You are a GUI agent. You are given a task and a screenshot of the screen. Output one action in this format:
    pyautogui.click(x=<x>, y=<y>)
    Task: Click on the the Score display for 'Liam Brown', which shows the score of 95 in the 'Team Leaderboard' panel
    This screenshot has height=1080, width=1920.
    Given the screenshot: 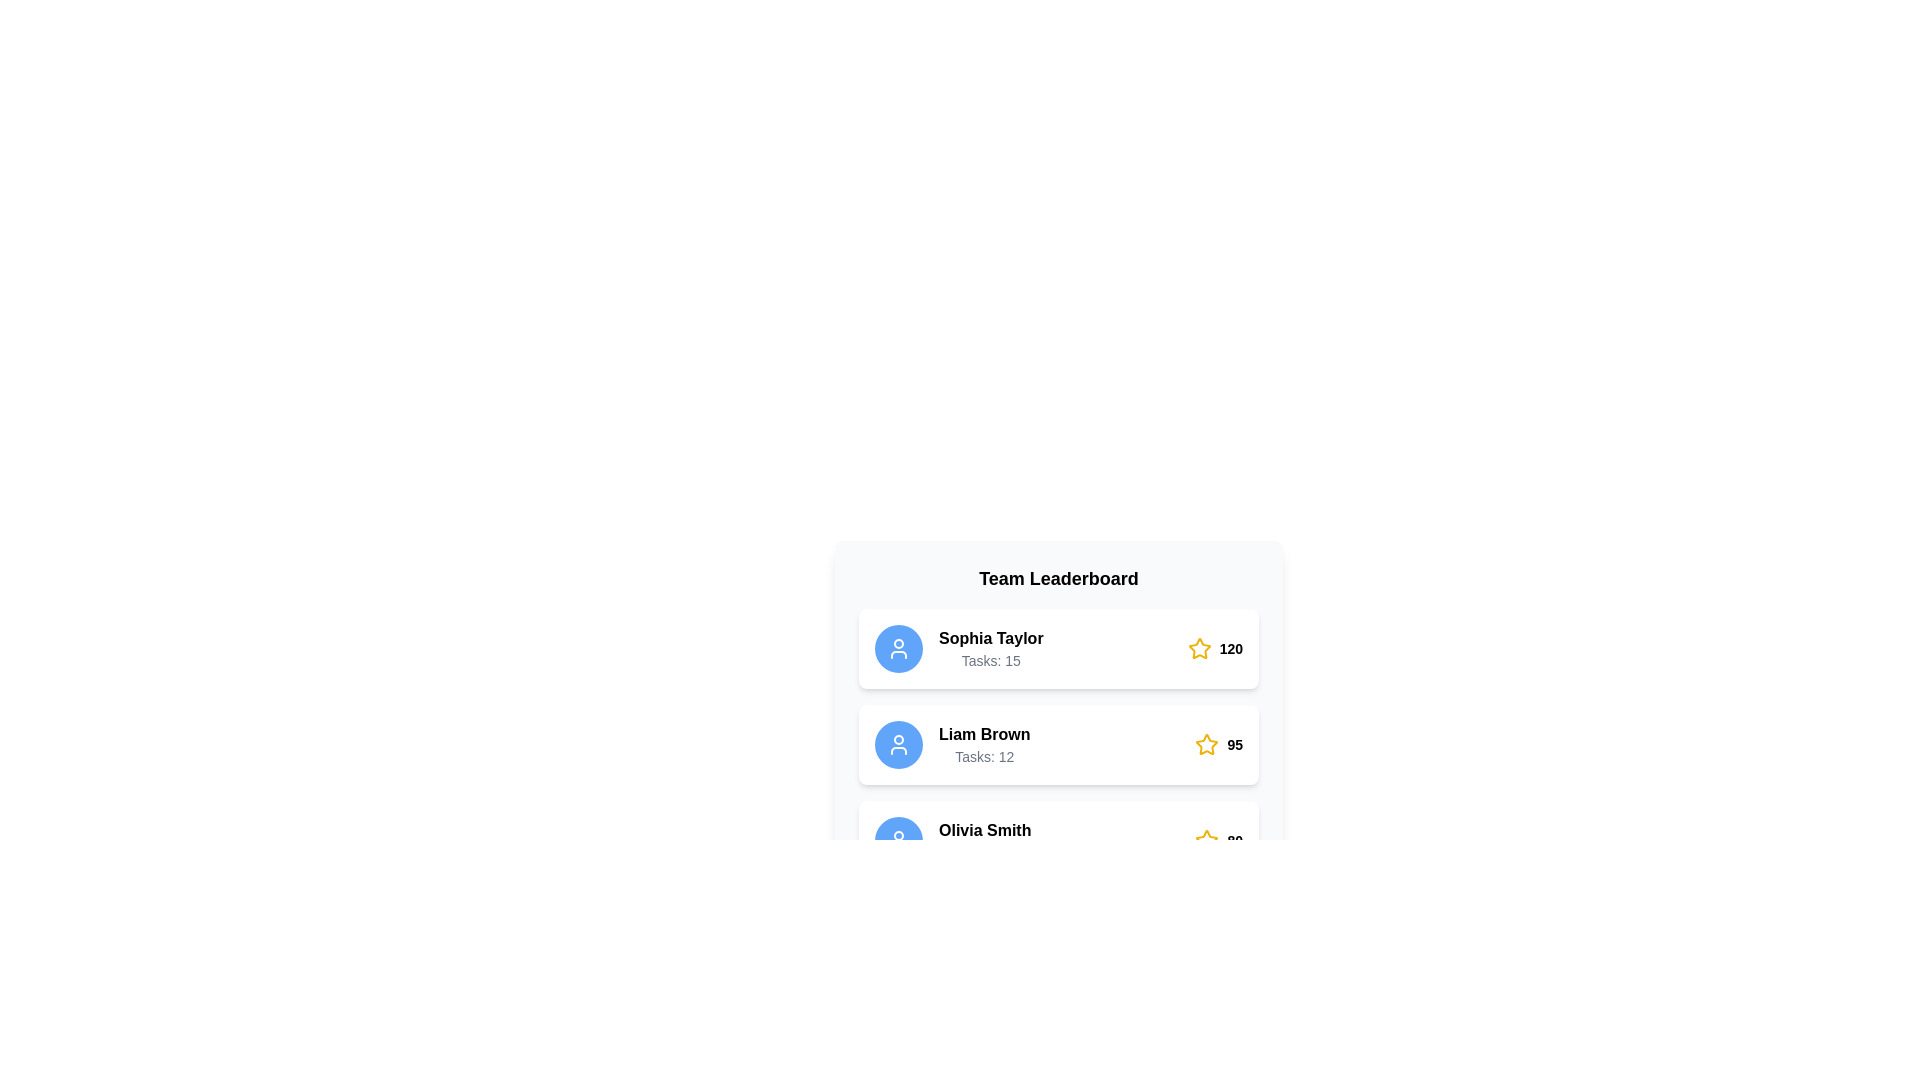 What is the action you would take?
    pyautogui.click(x=1218, y=744)
    